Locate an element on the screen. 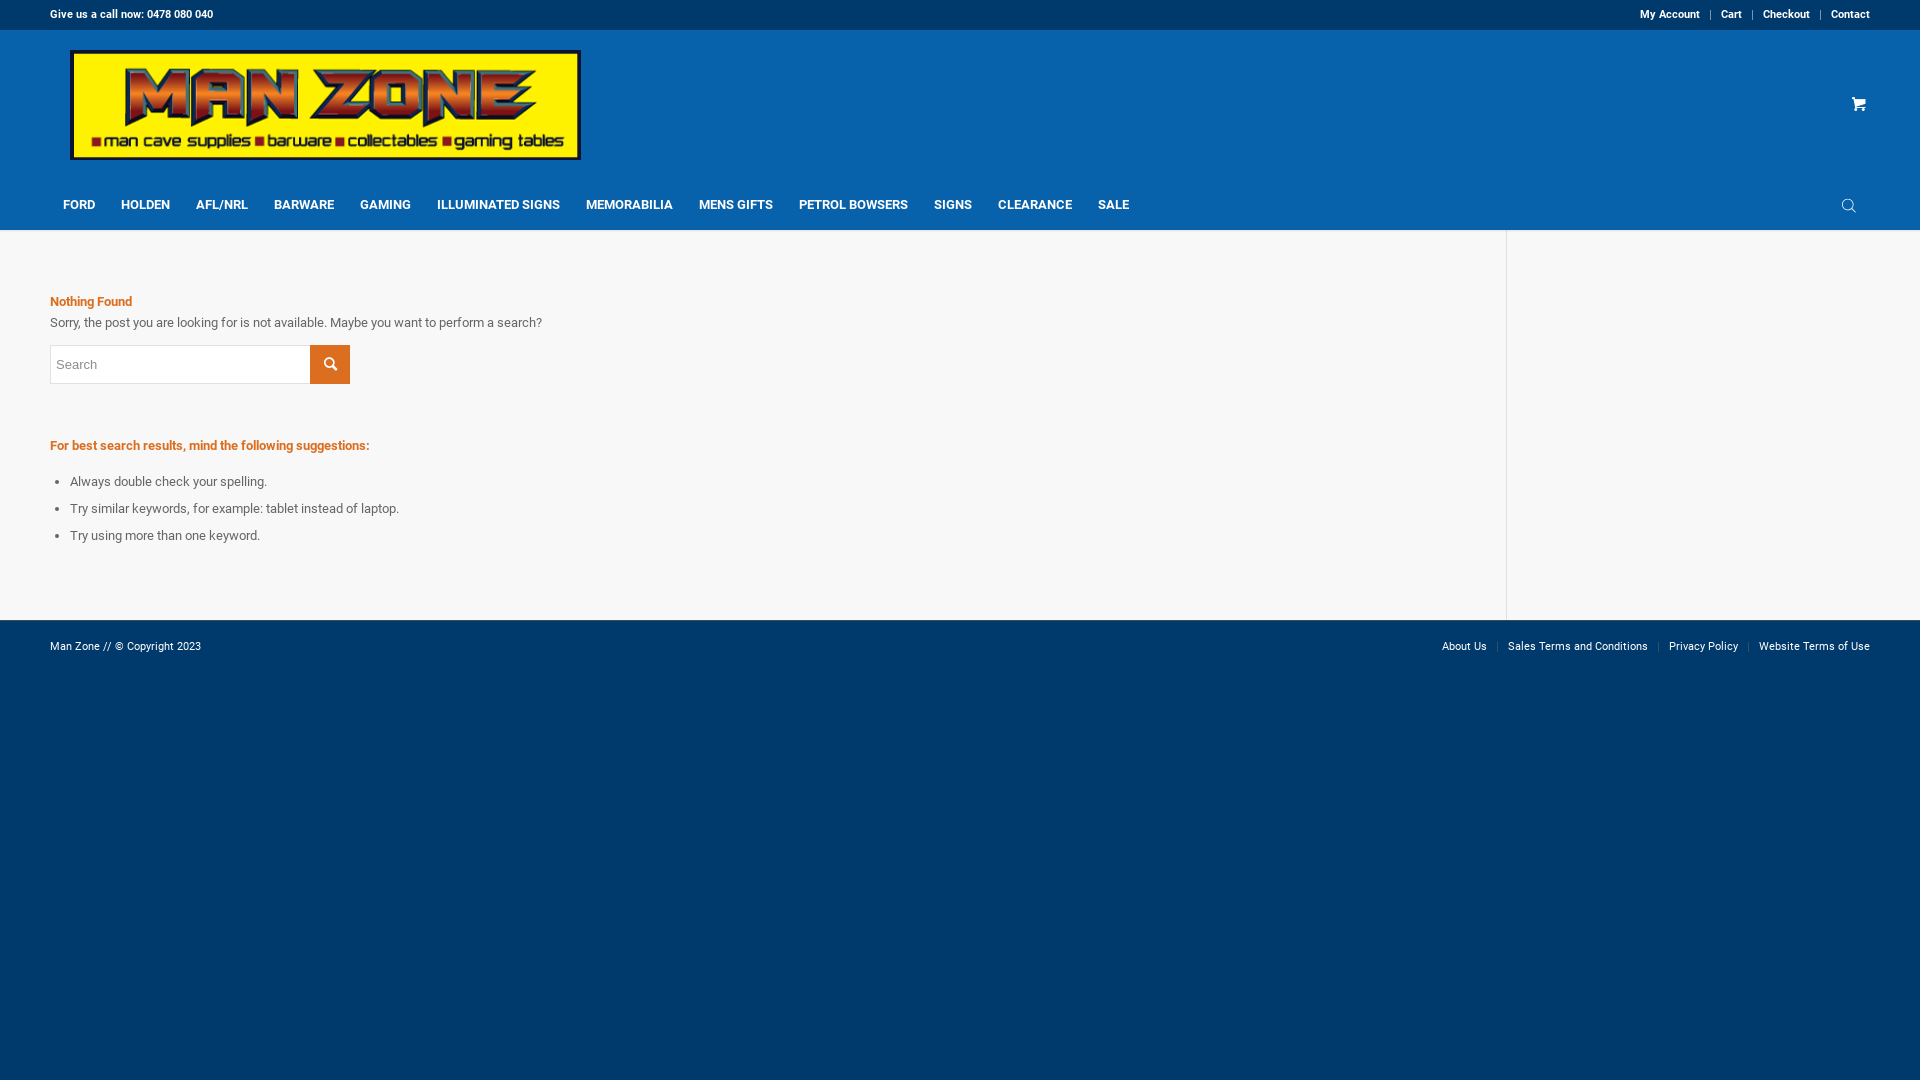  'Checkout' is located at coordinates (1786, 14).